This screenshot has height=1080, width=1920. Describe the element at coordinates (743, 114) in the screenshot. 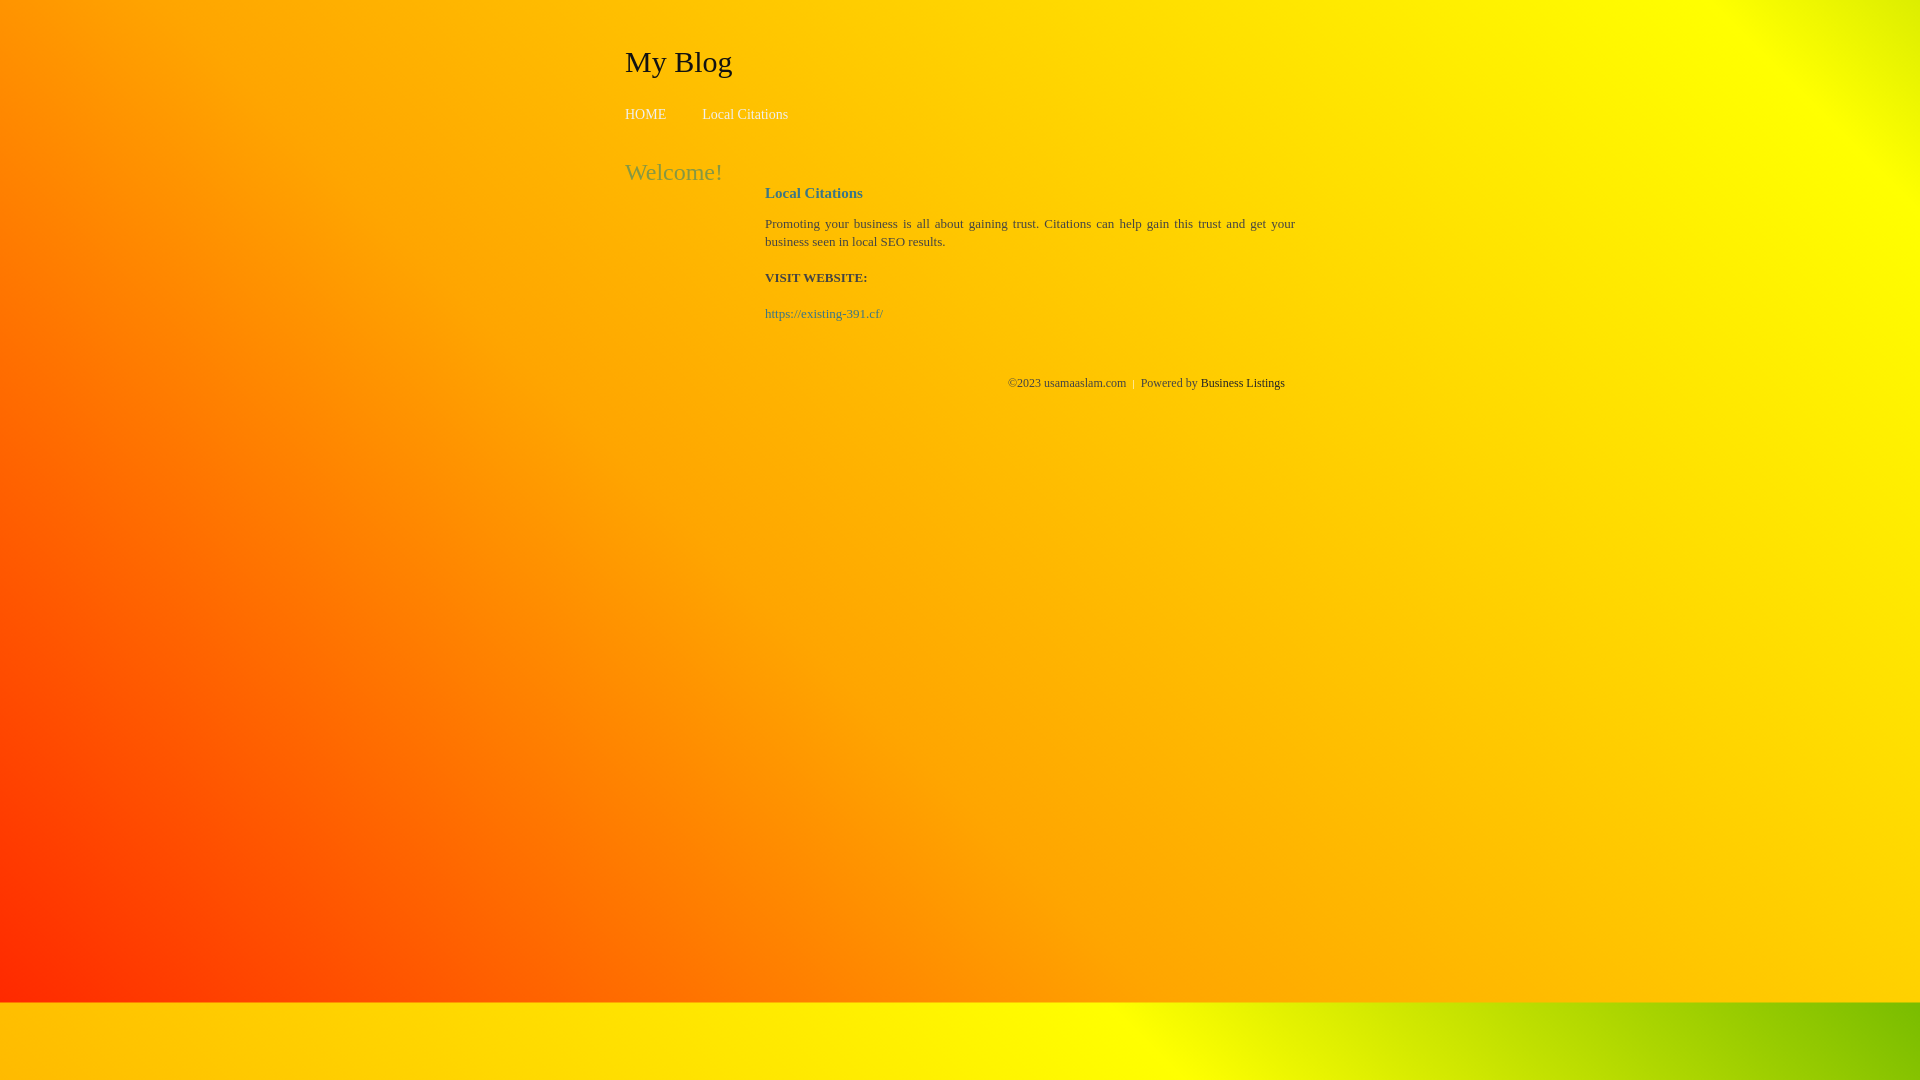

I see `'Local Citations'` at that location.